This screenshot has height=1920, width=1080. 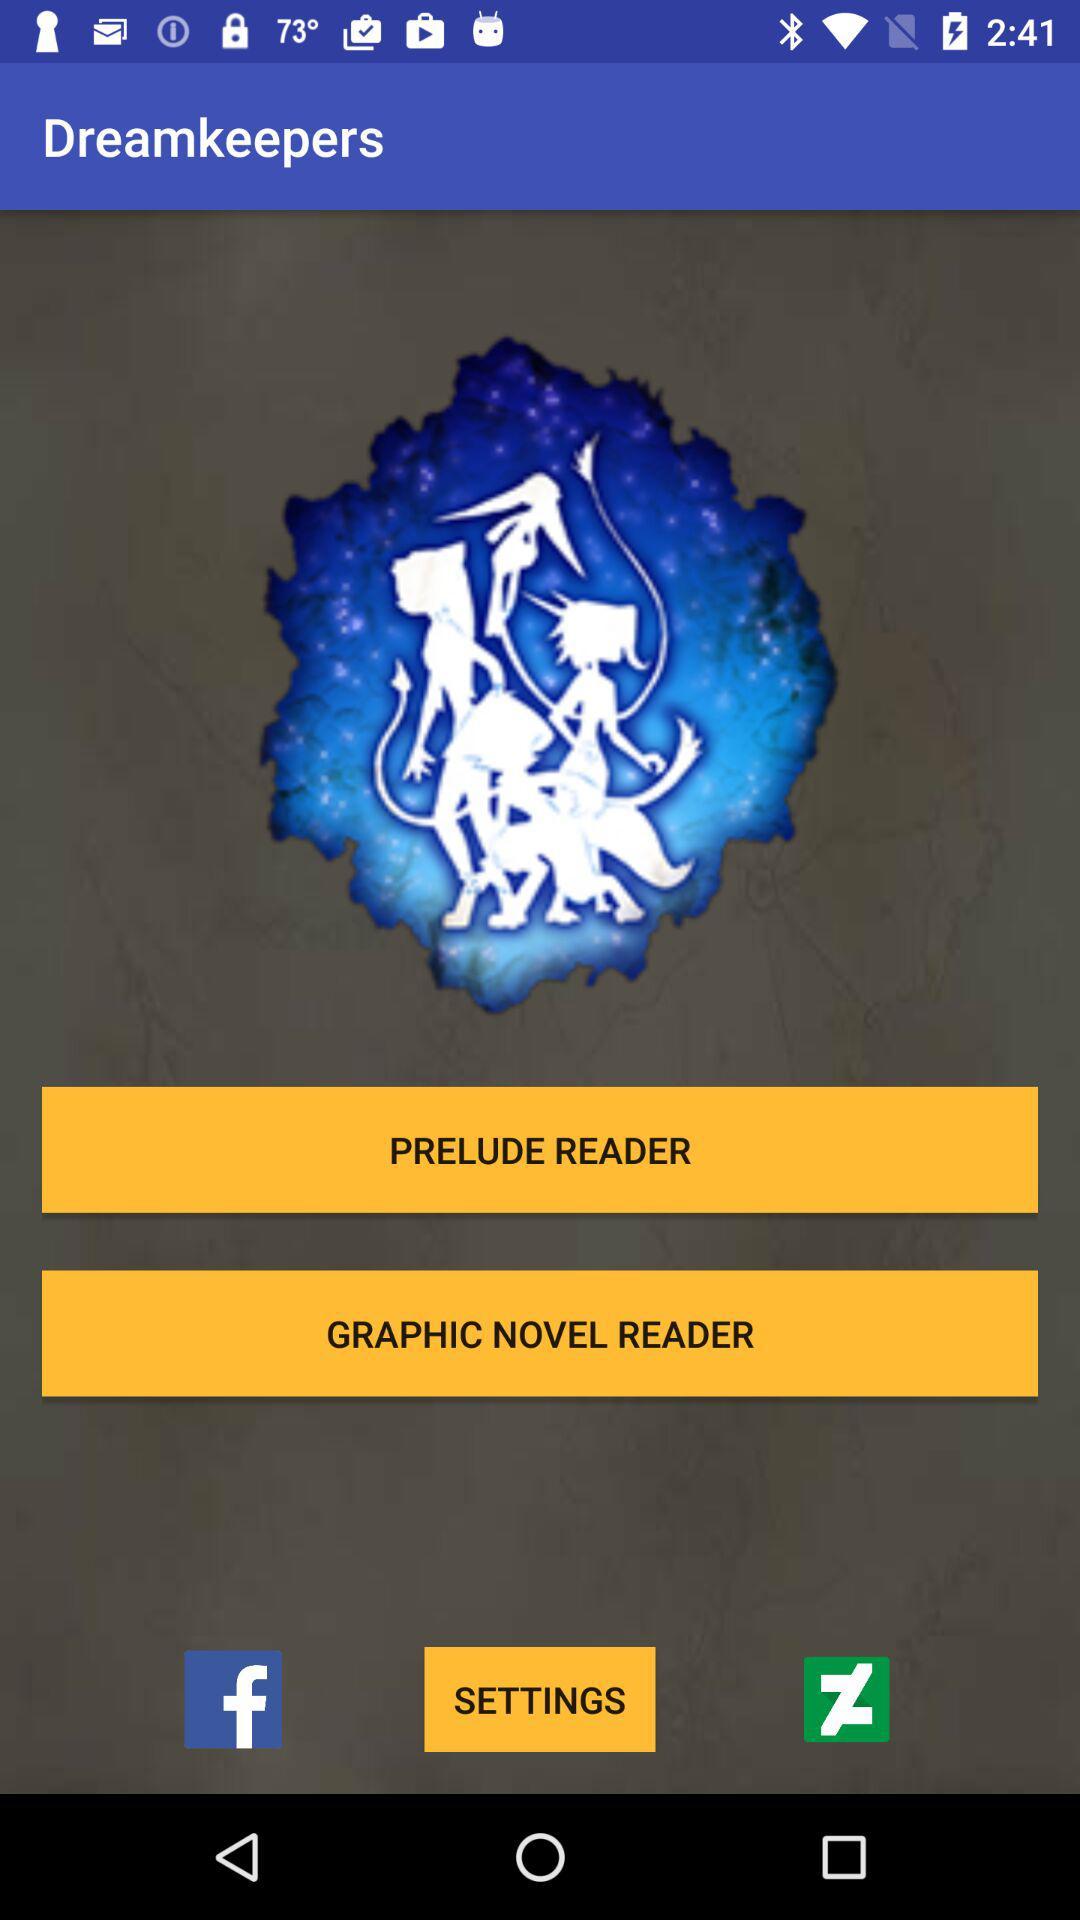 What do you see at coordinates (540, 1698) in the screenshot?
I see `the settings` at bounding box center [540, 1698].